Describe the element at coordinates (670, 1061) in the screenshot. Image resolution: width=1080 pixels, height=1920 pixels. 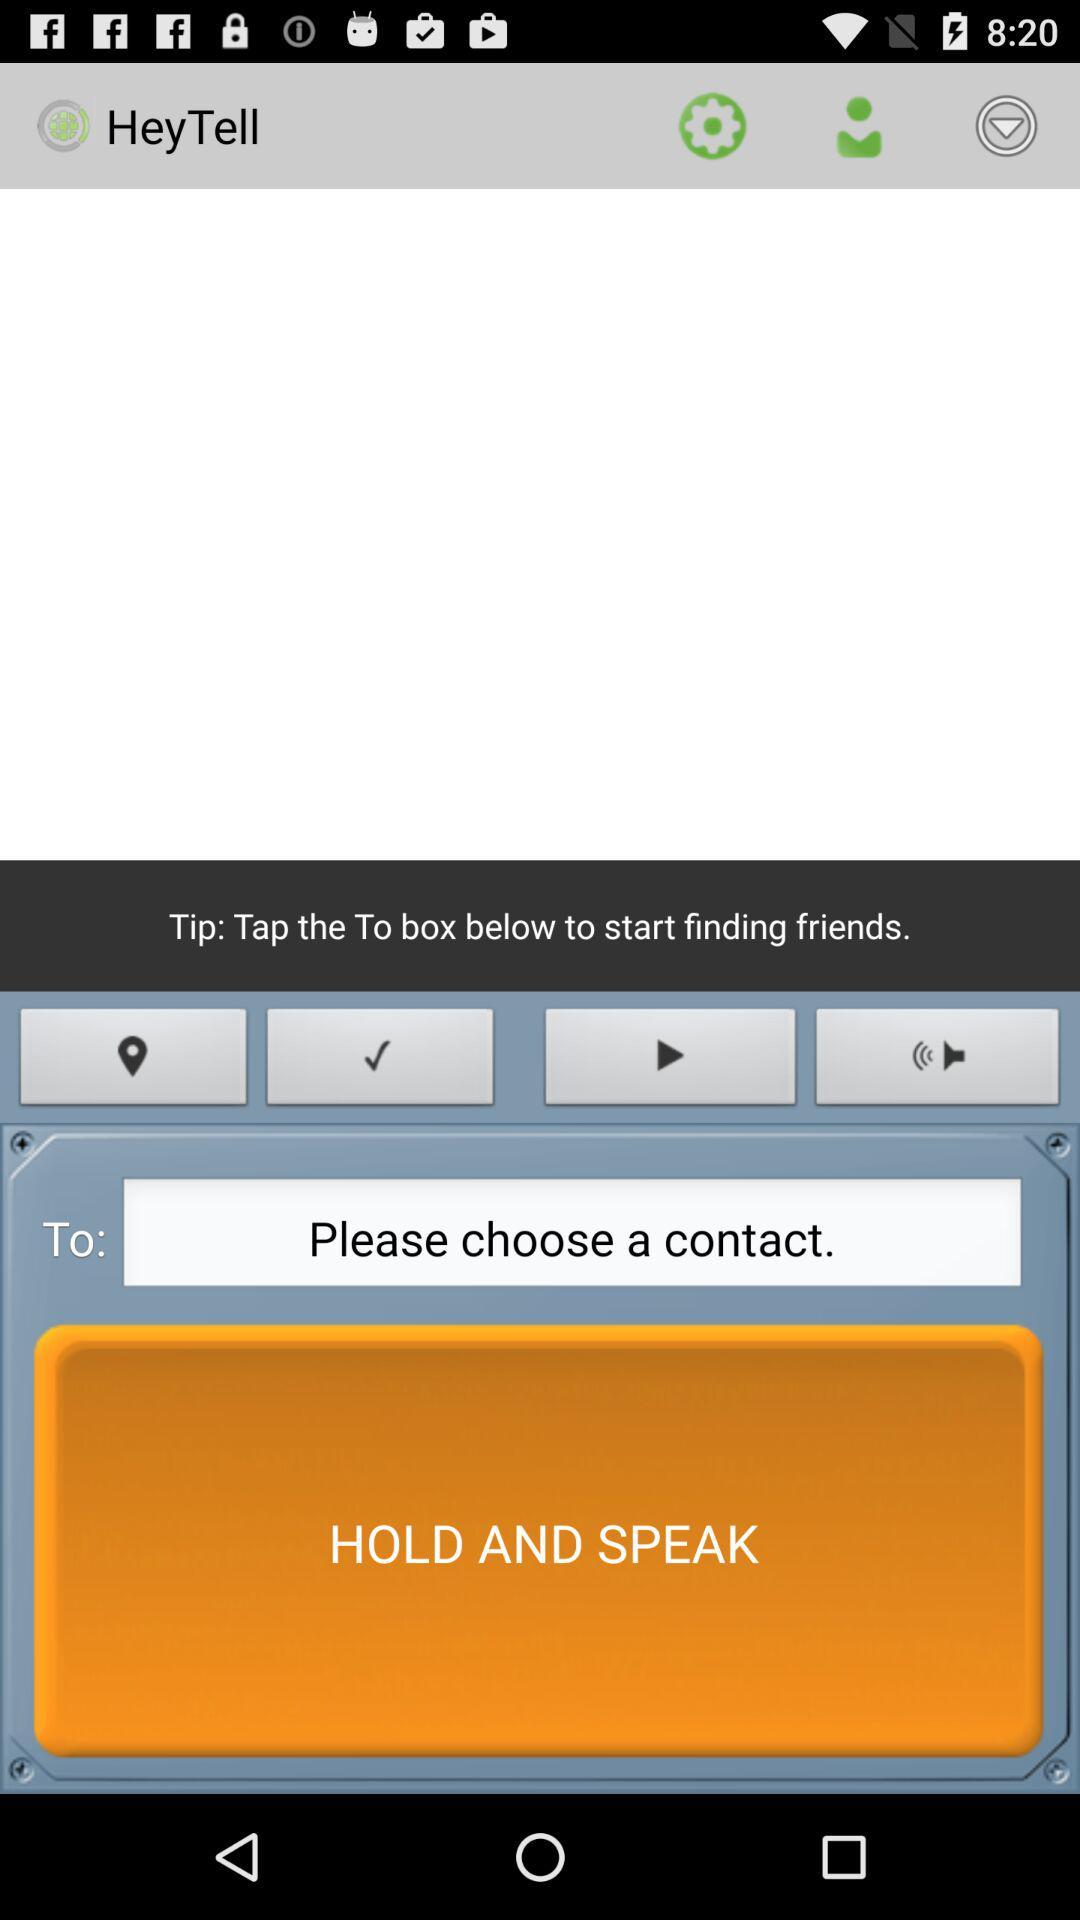
I see `the icon below tip tap the` at that location.